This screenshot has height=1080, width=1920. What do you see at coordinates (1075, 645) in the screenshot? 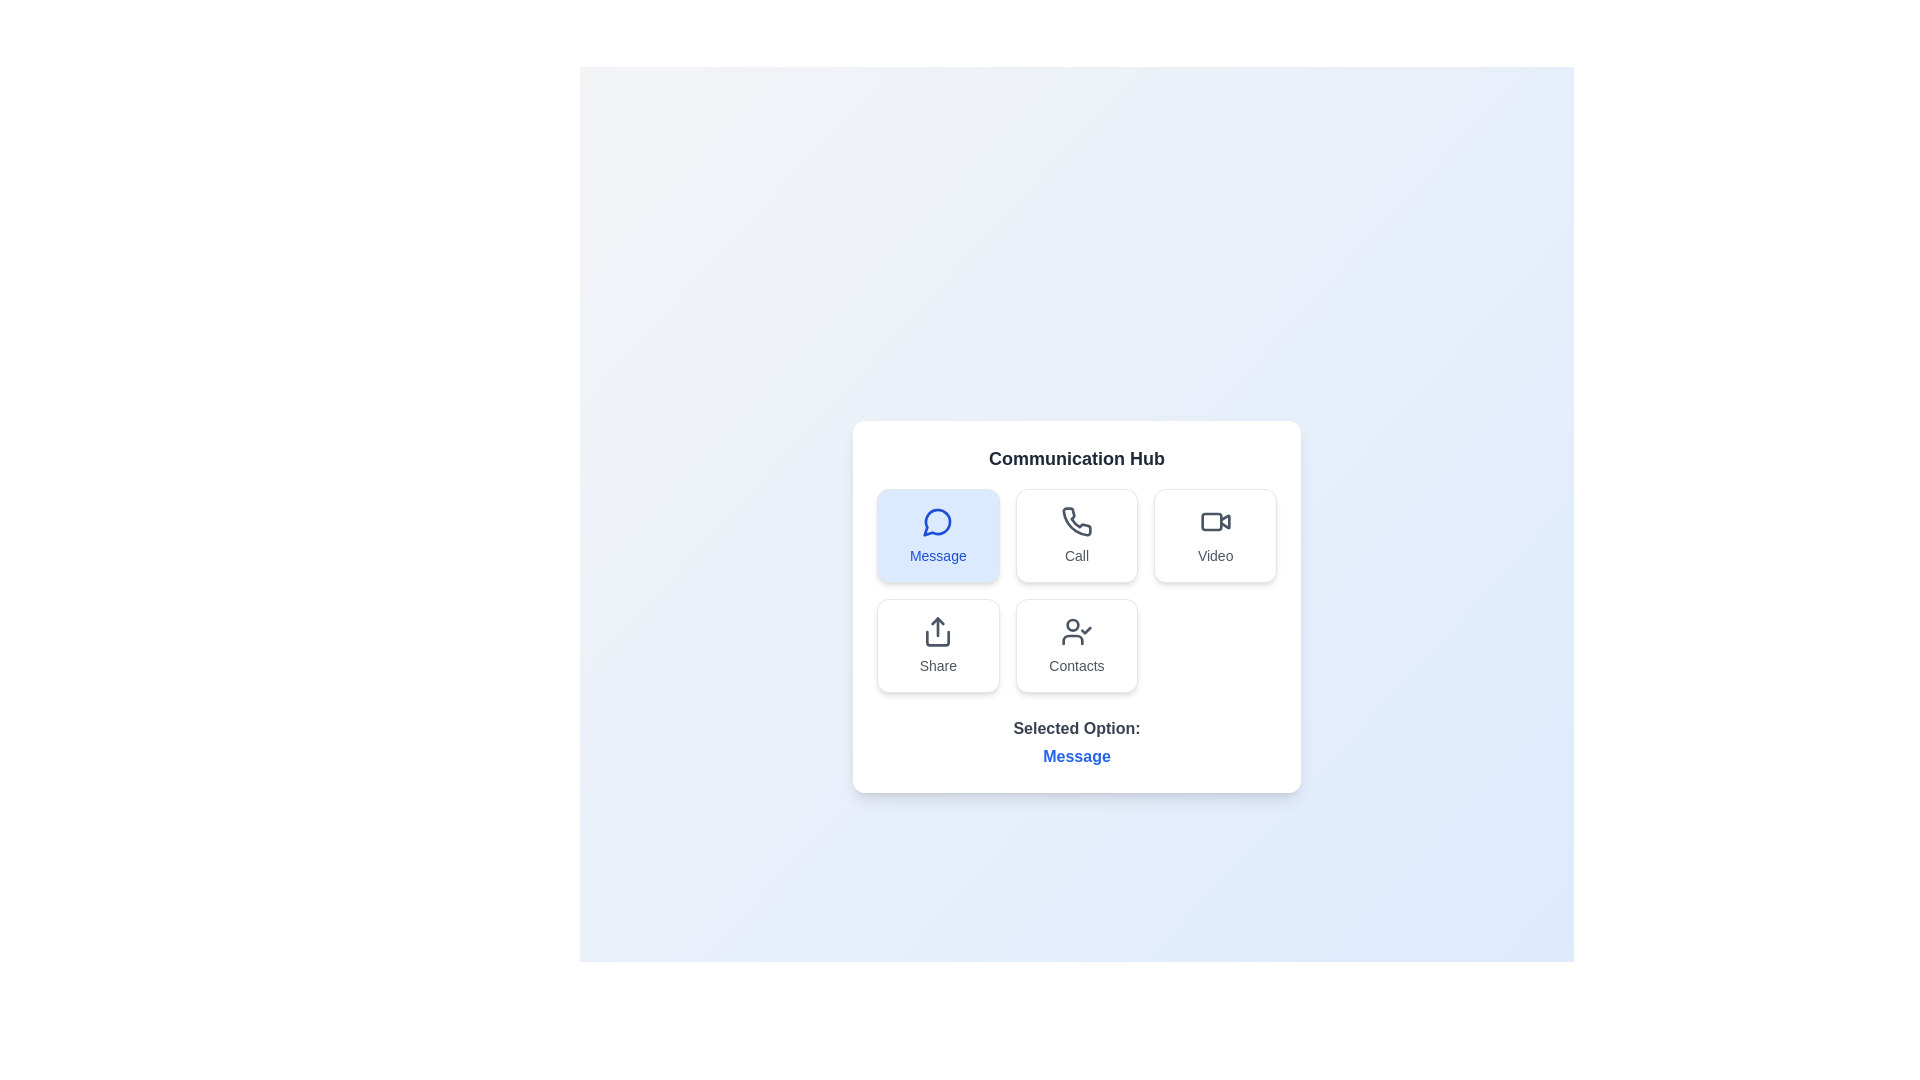
I see `the option Contacts in the Communication Hub` at bounding box center [1075, 645].